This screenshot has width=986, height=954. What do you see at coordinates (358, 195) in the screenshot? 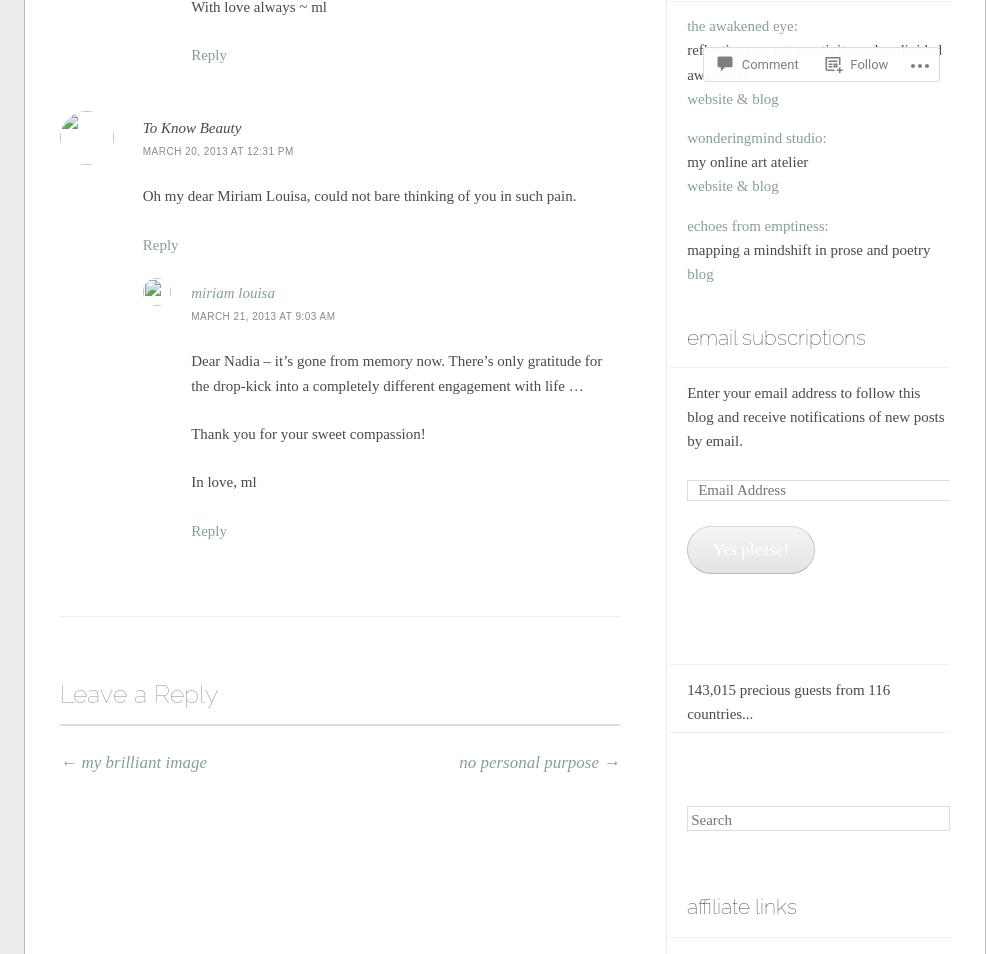
I see `'Oh my dear Miriam Louisa, could not bare thinking of you in such pain.'` at bounding box center [358, 195].